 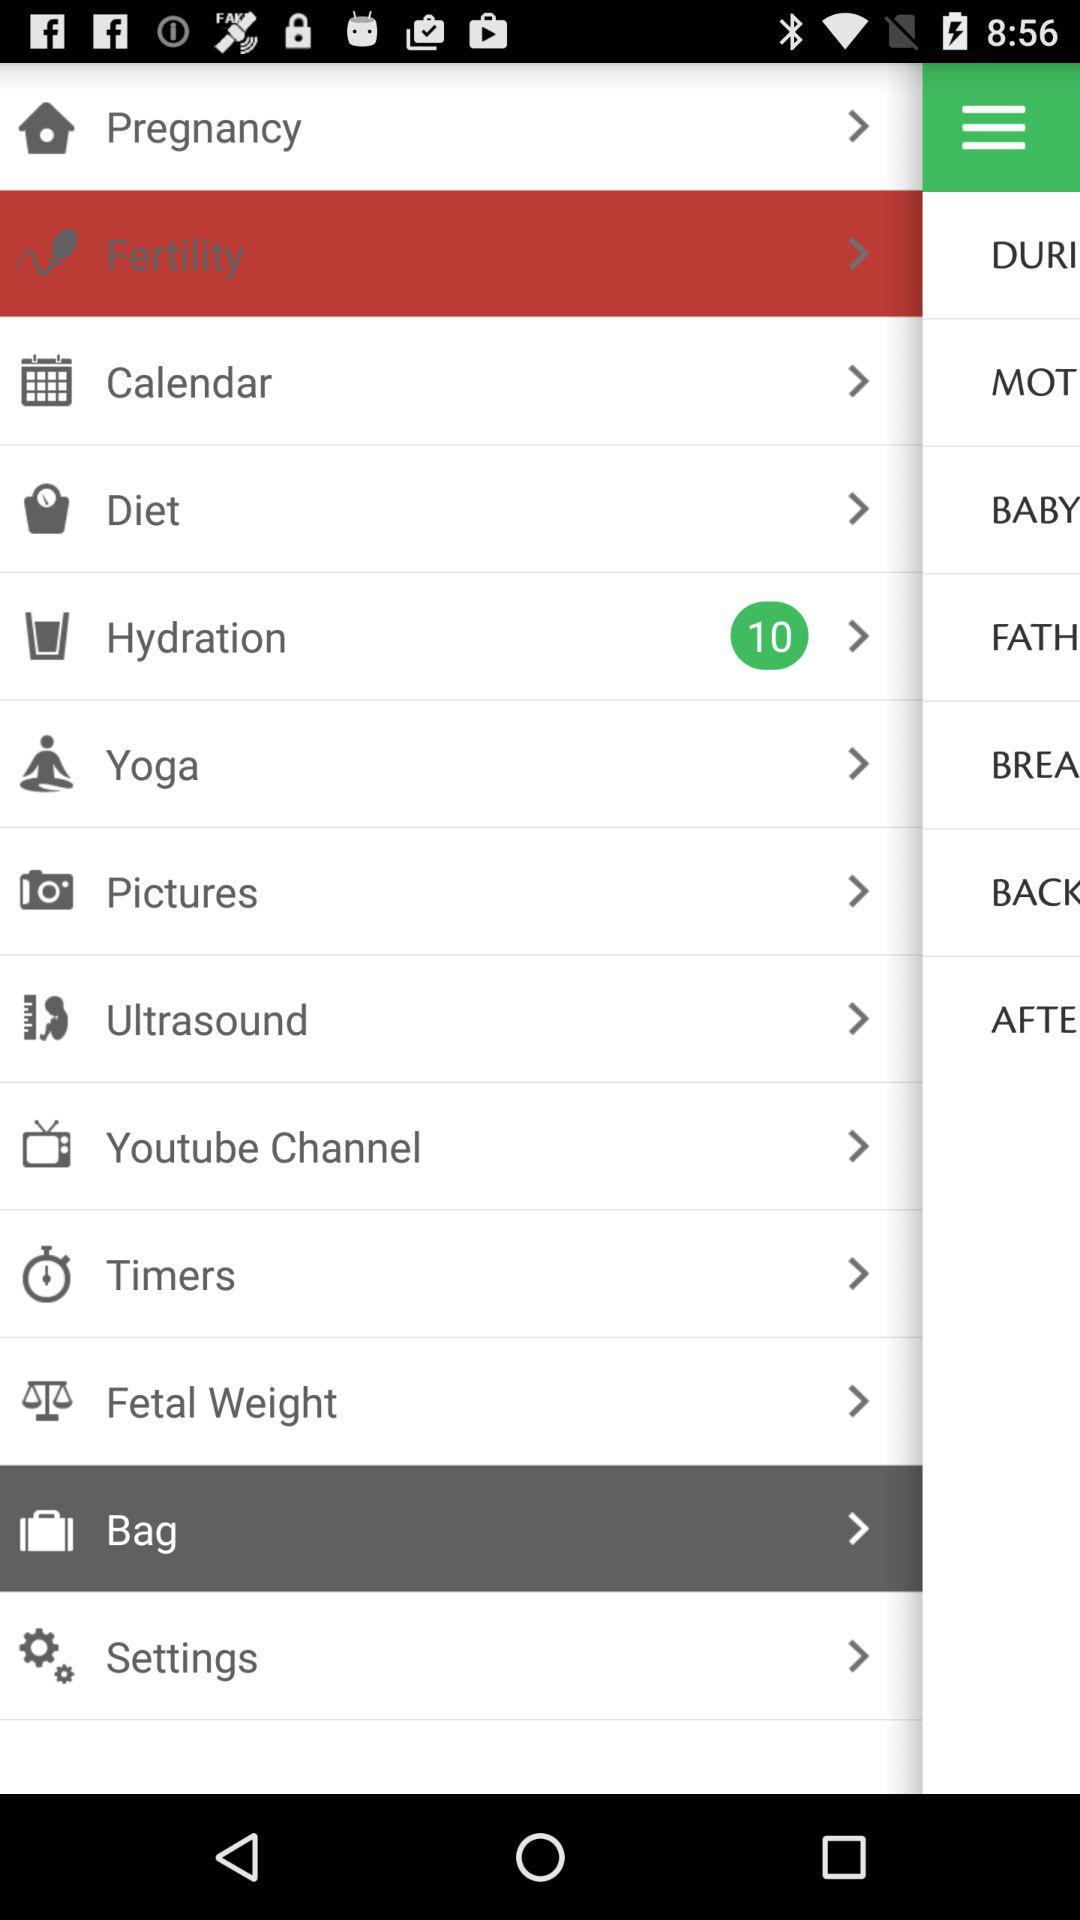 What do you see at coordinates (457, 1656) in the screenshot?
I see `icon below bag` at bounding box center [457, 1656].